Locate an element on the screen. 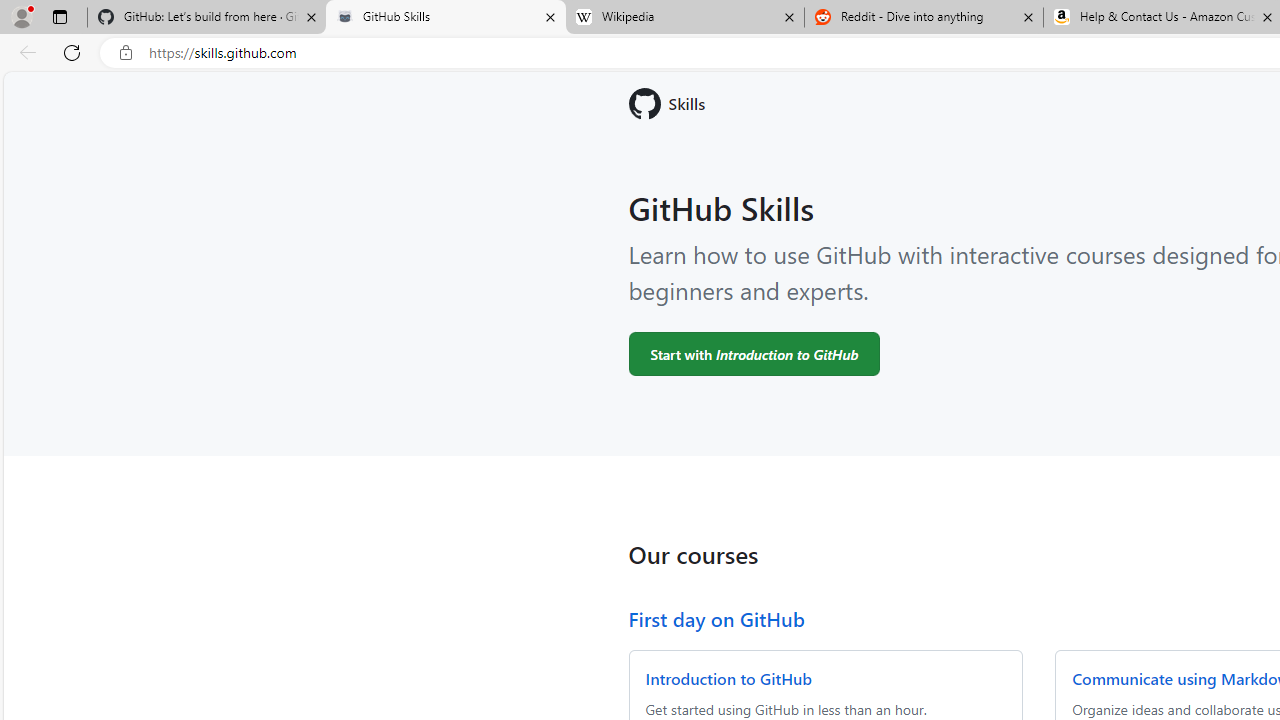  'GitHub Skills' is located at coordinates (444, 17).